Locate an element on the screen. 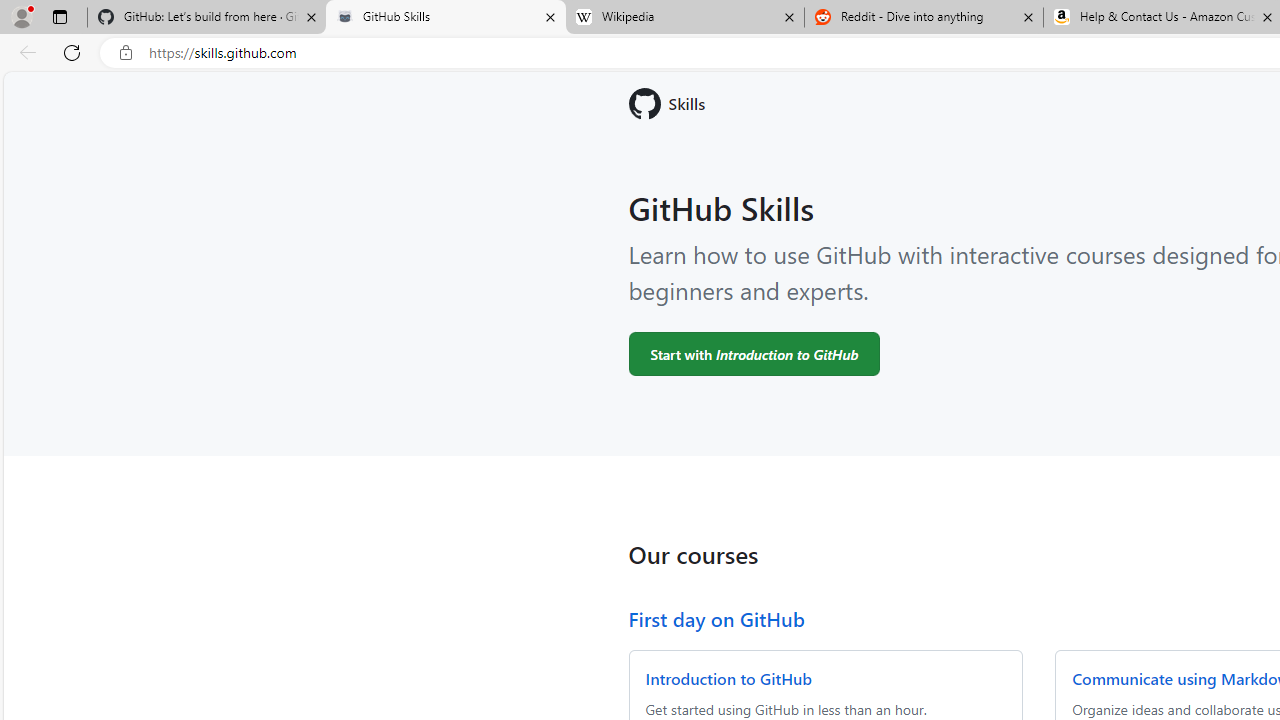  'GitHub Skills' is located at coordinates (444, 17).